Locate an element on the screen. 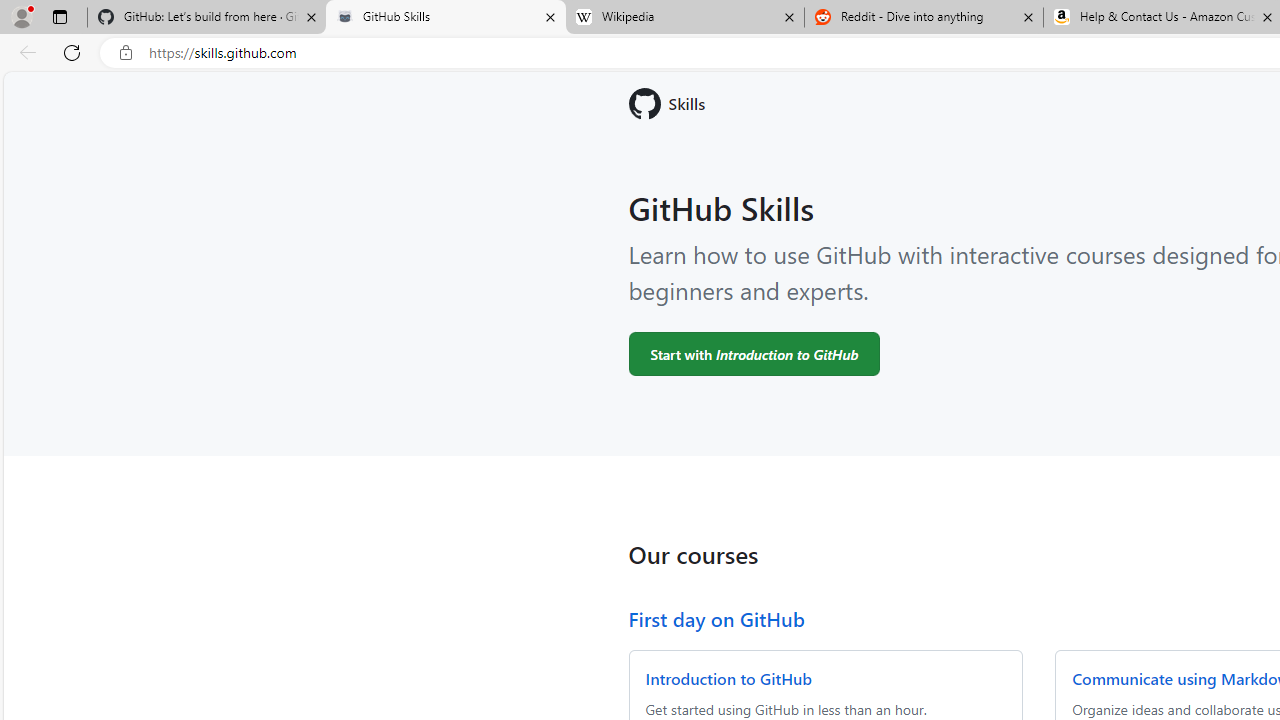  'GitHub Skills' is located at coordinates (444, 17).